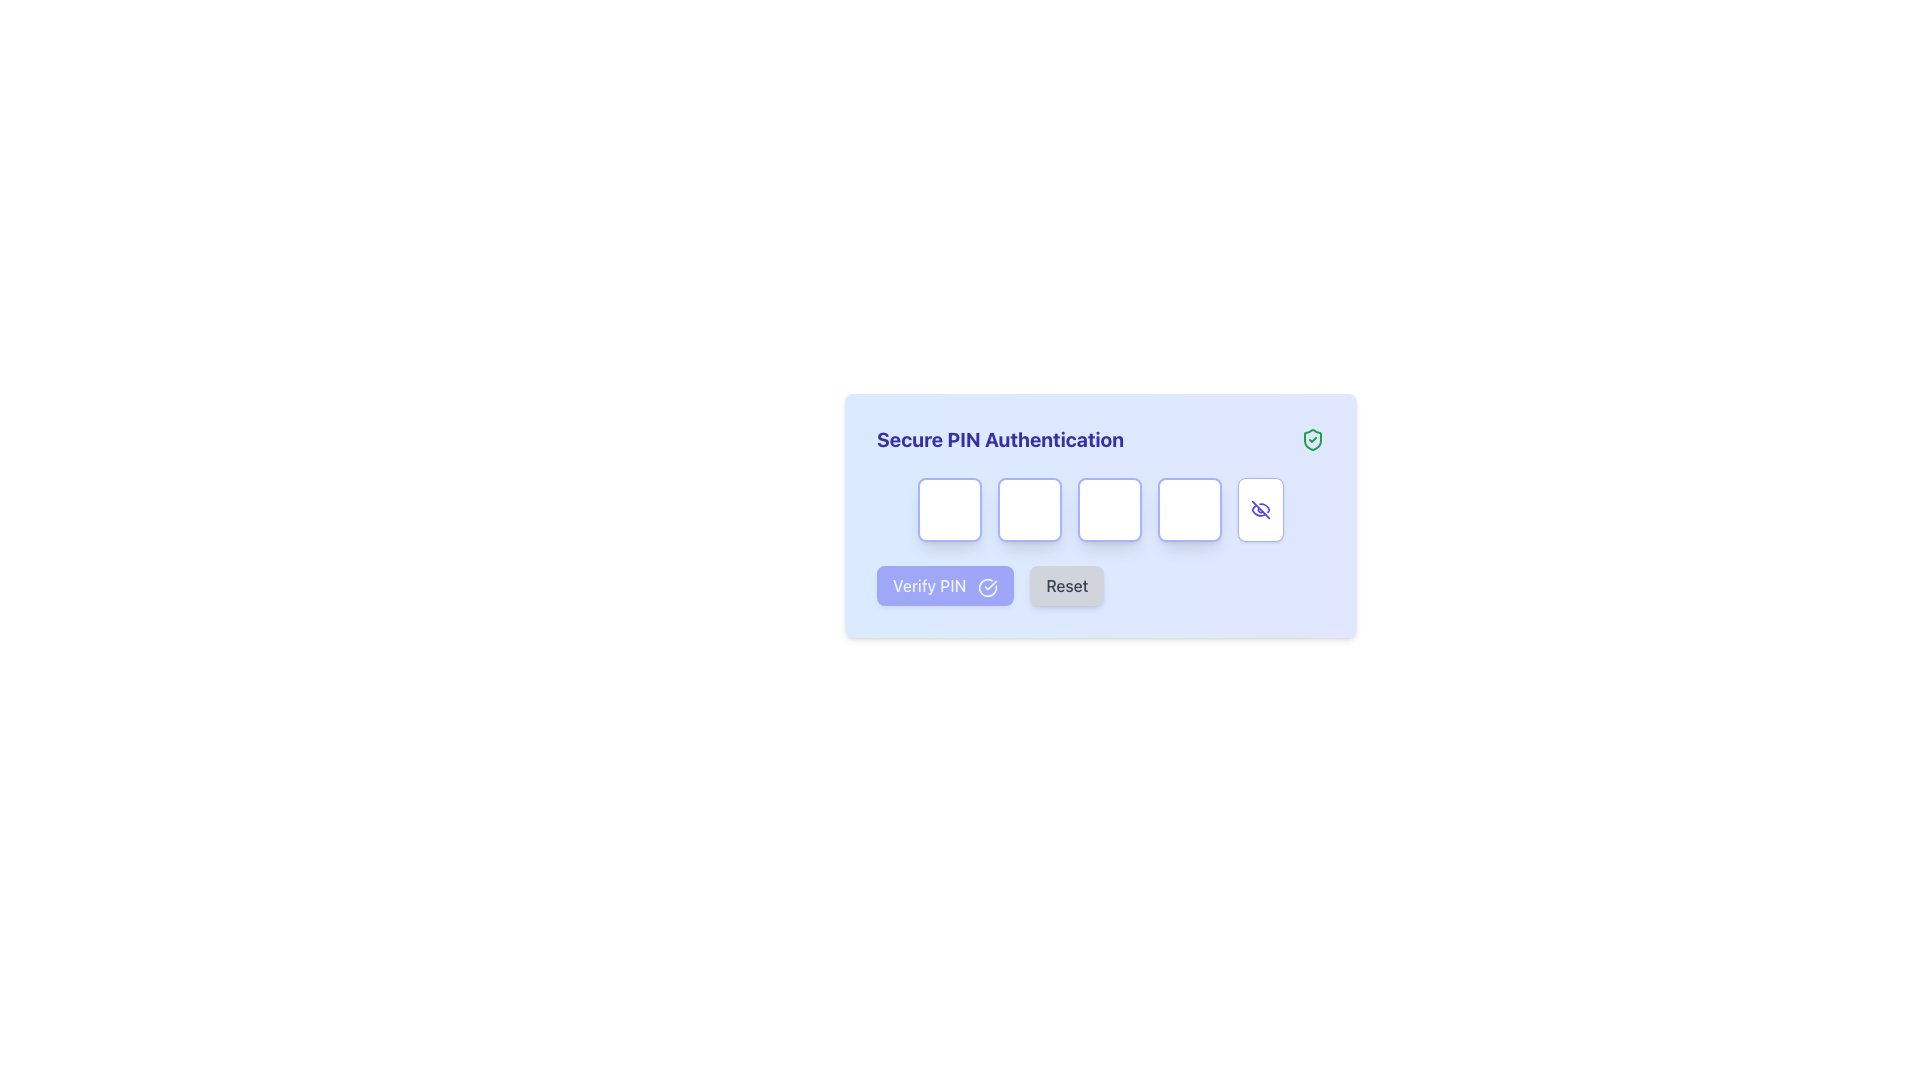  I want to click on the first input box of the PIN entry form to focus and enter a character, so click(949, 508).